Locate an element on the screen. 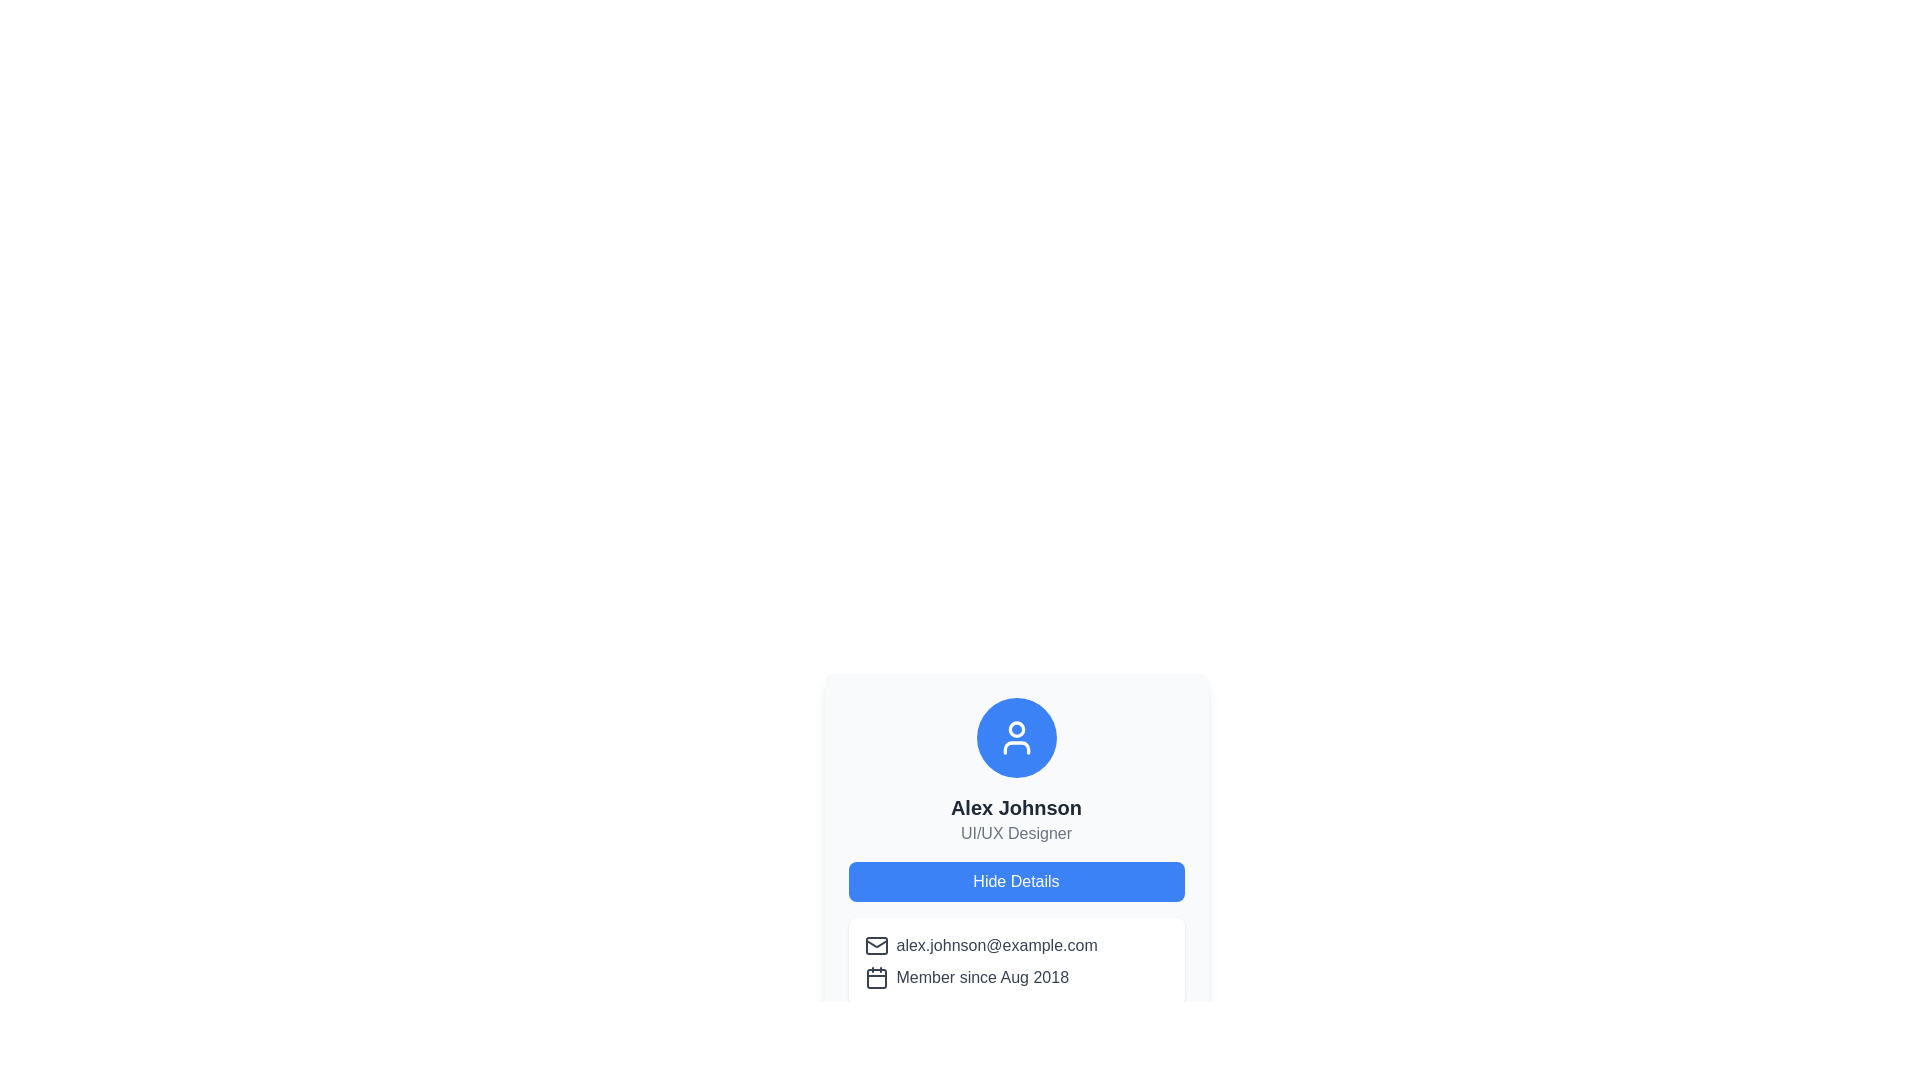  the text element displaying the user's email address, which is contained within a card-like component and positioned below a blue action button is located at coordinates (1016, 945).